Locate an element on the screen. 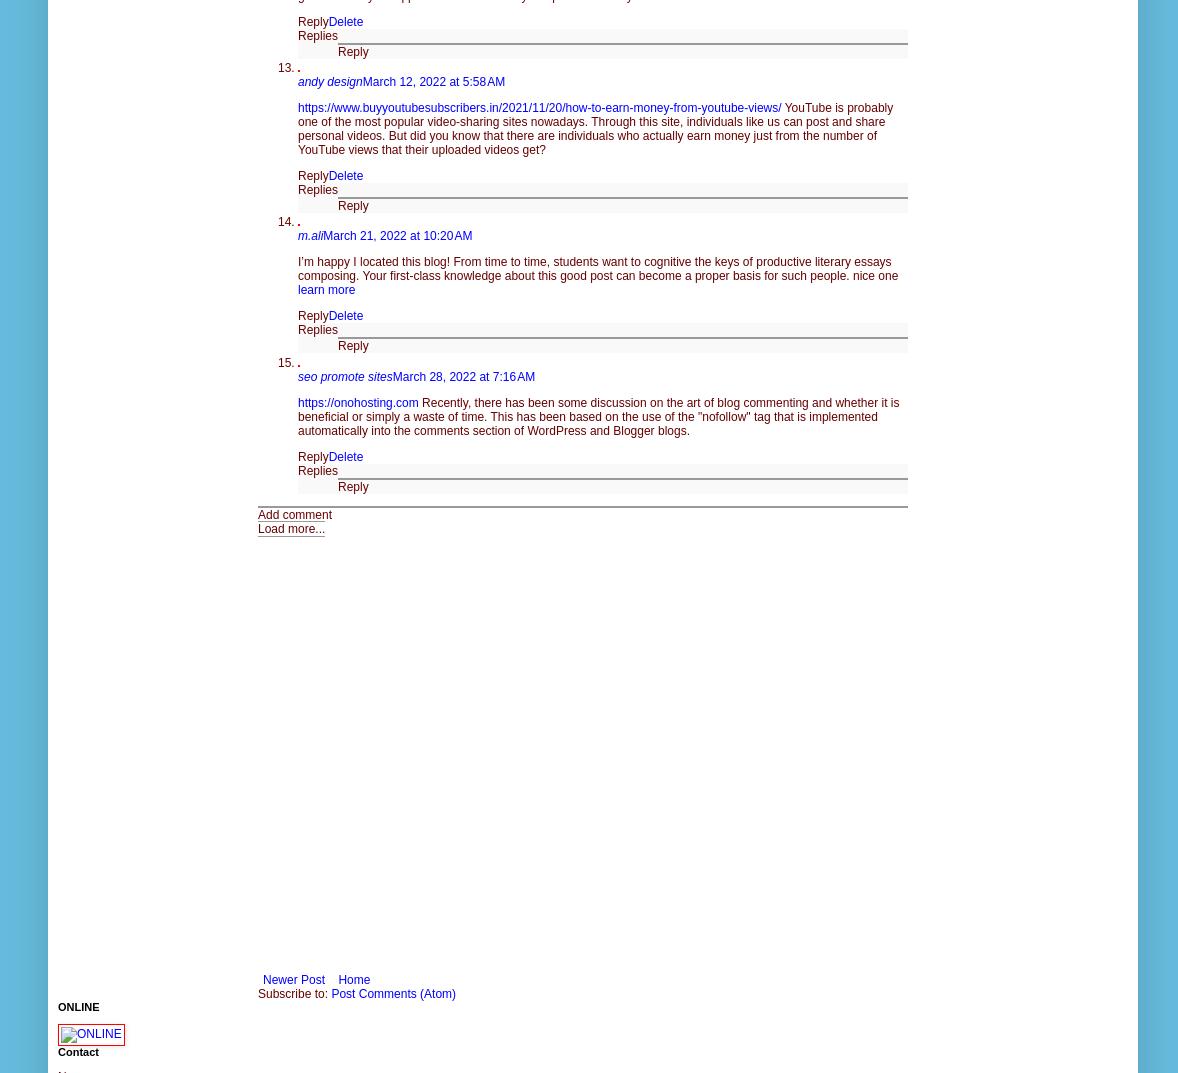  'March 12, 2022 at 5:58 AM' is located at coordinates (433, 81).